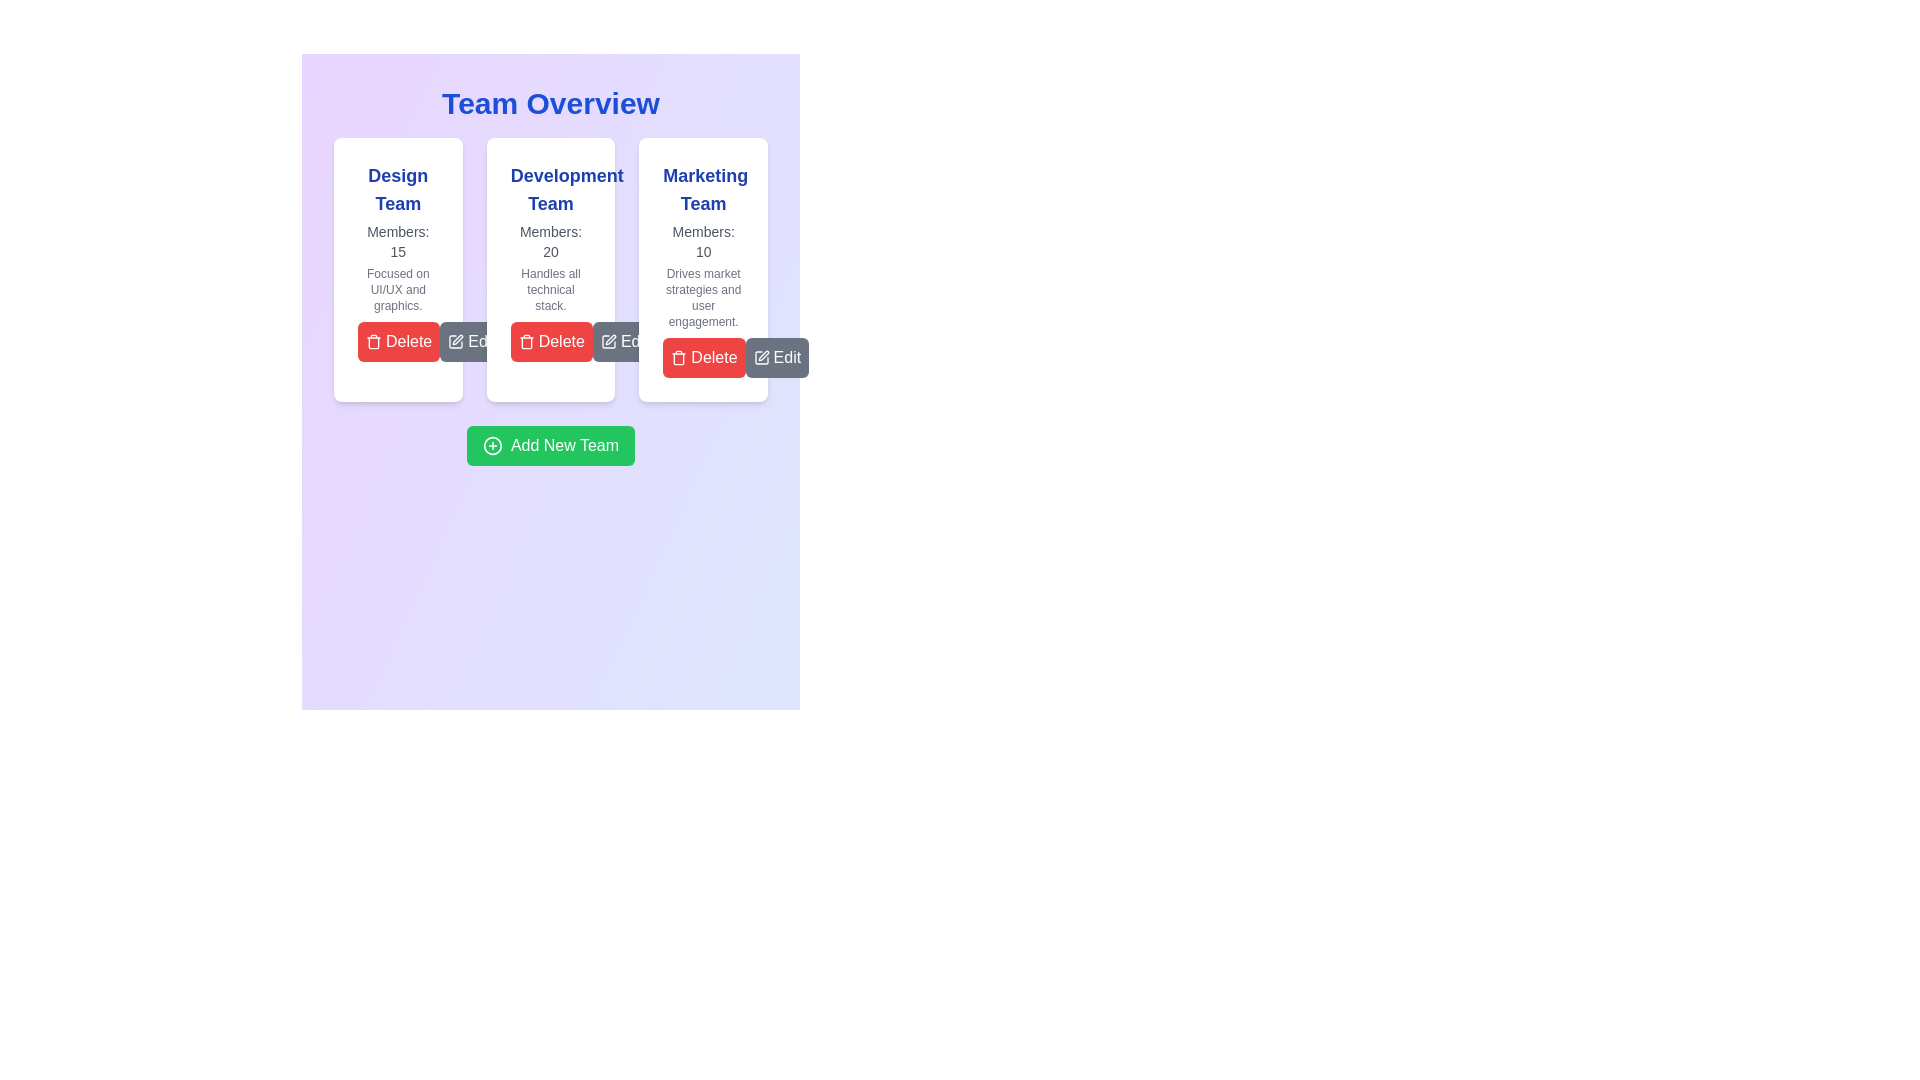  Describe the element at coordinates (551, 189) in the screenshot. I see `the 'Development Team' text label, which is styled with bold blue text and located at the top of the centered card in a grid of three cards` at that location.